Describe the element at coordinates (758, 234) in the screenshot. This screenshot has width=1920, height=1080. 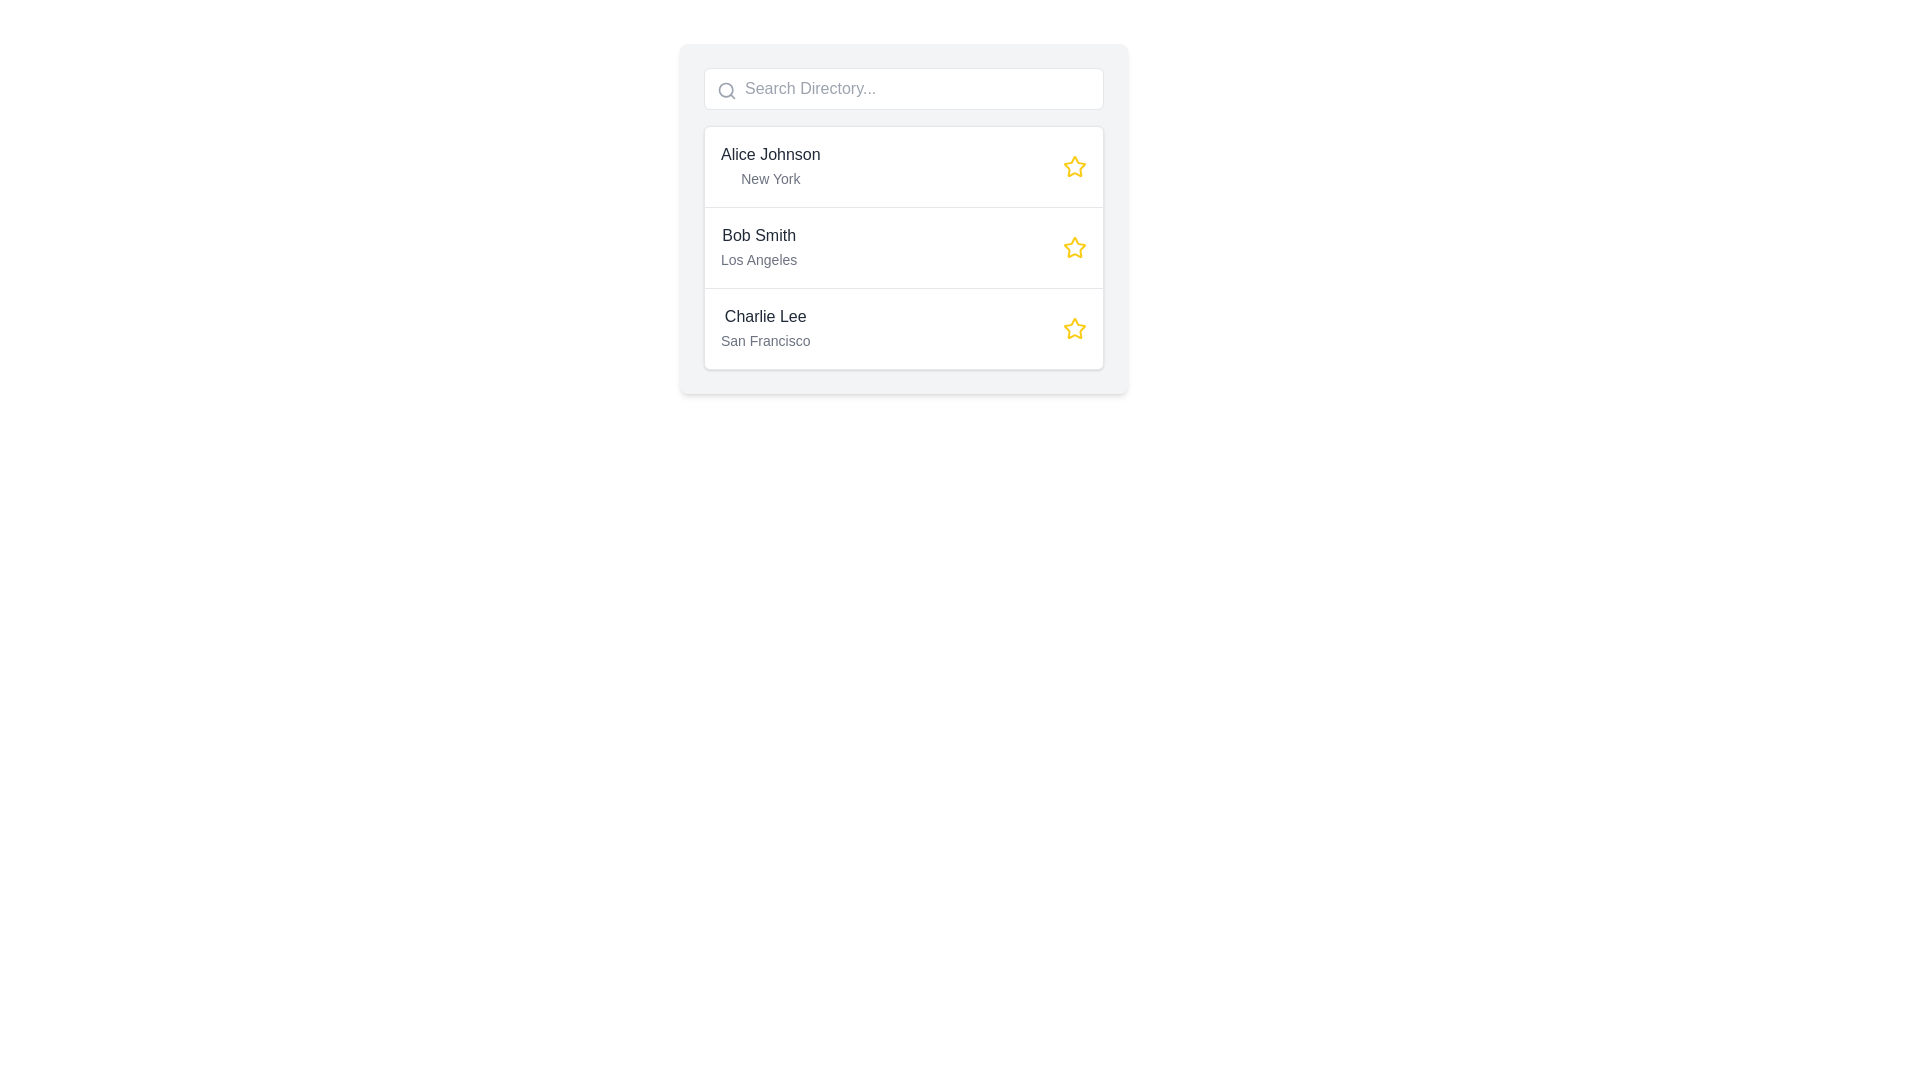
I see `text displayed as 'Bob Smith' in a medium, bold font, positioned above 'Los Angeles' in the list` at that location.